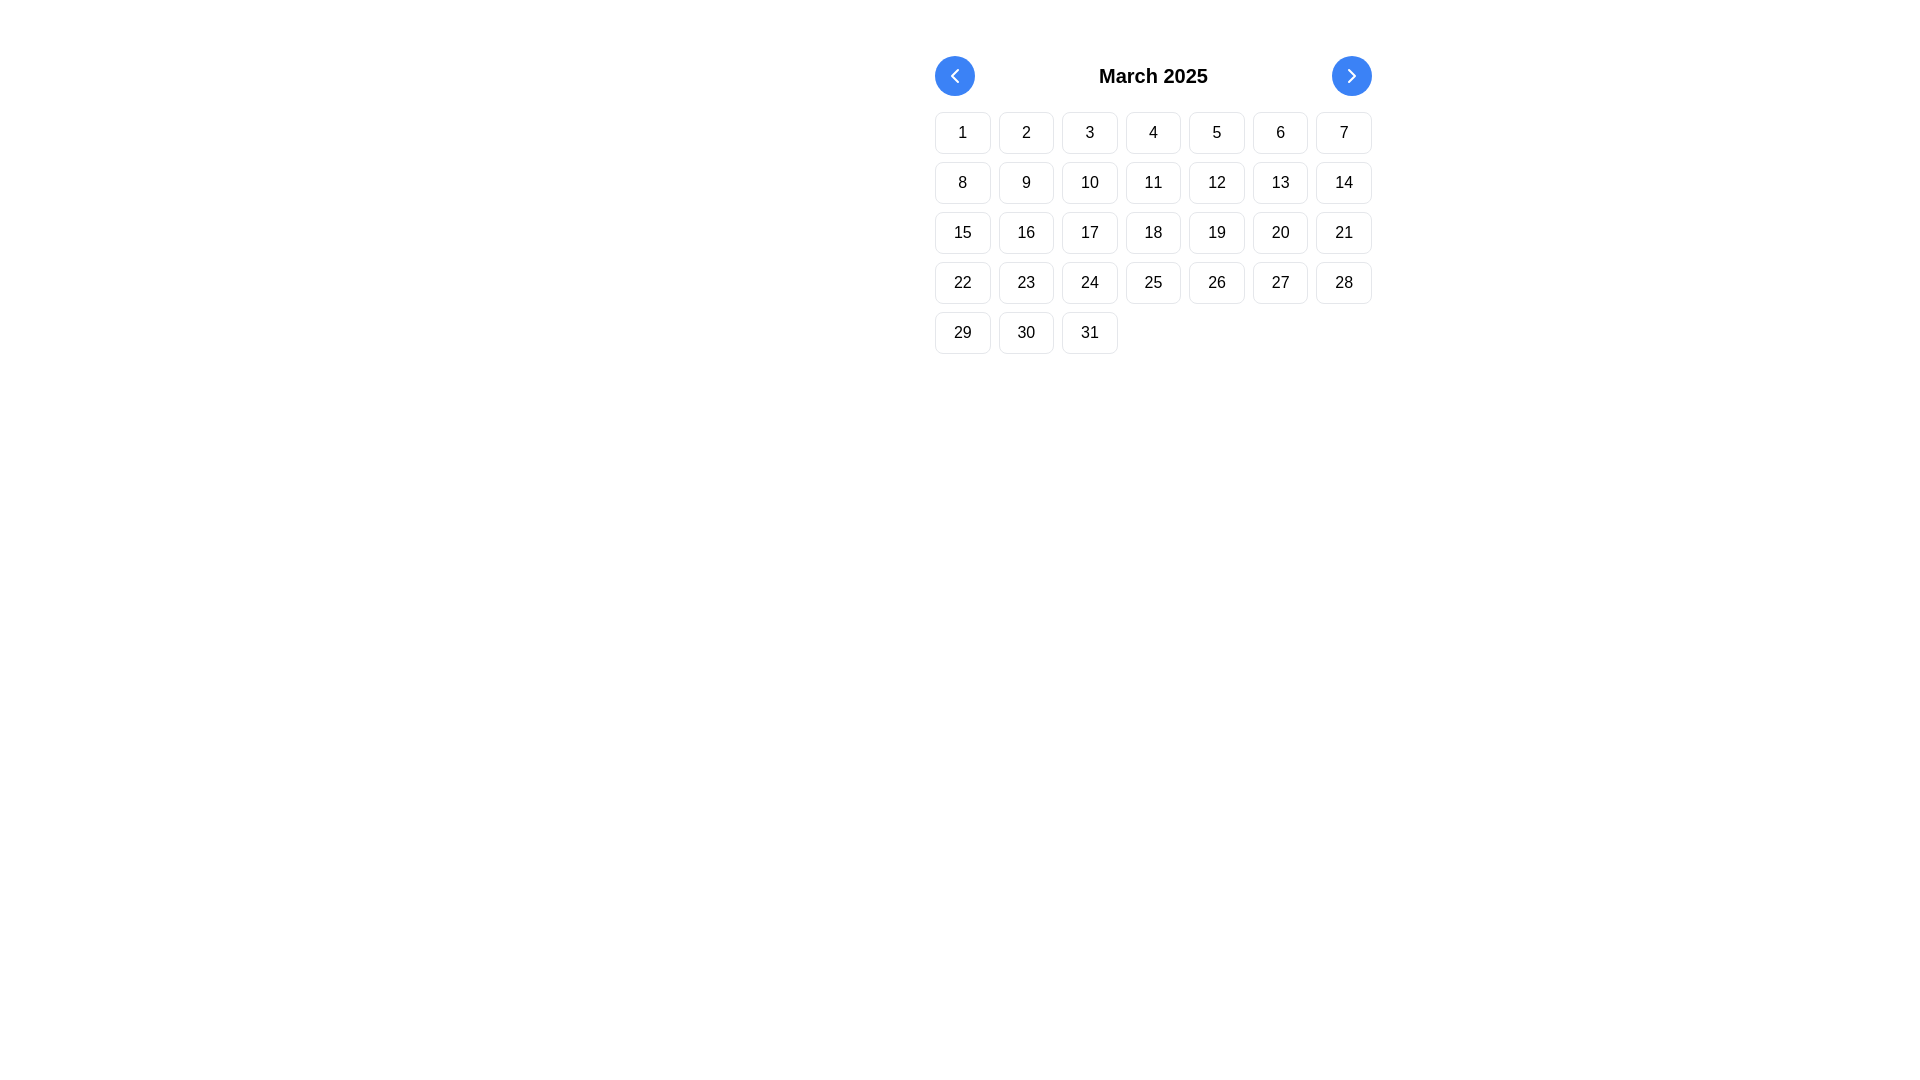 The width and height of the screenshot is (1920, 1080). What do you see at coordinates (1153, 282) in the screenshot?
I see `the button representing the 25th day of March 2025 in the calendar layout` at bounding box center [1153, 282].